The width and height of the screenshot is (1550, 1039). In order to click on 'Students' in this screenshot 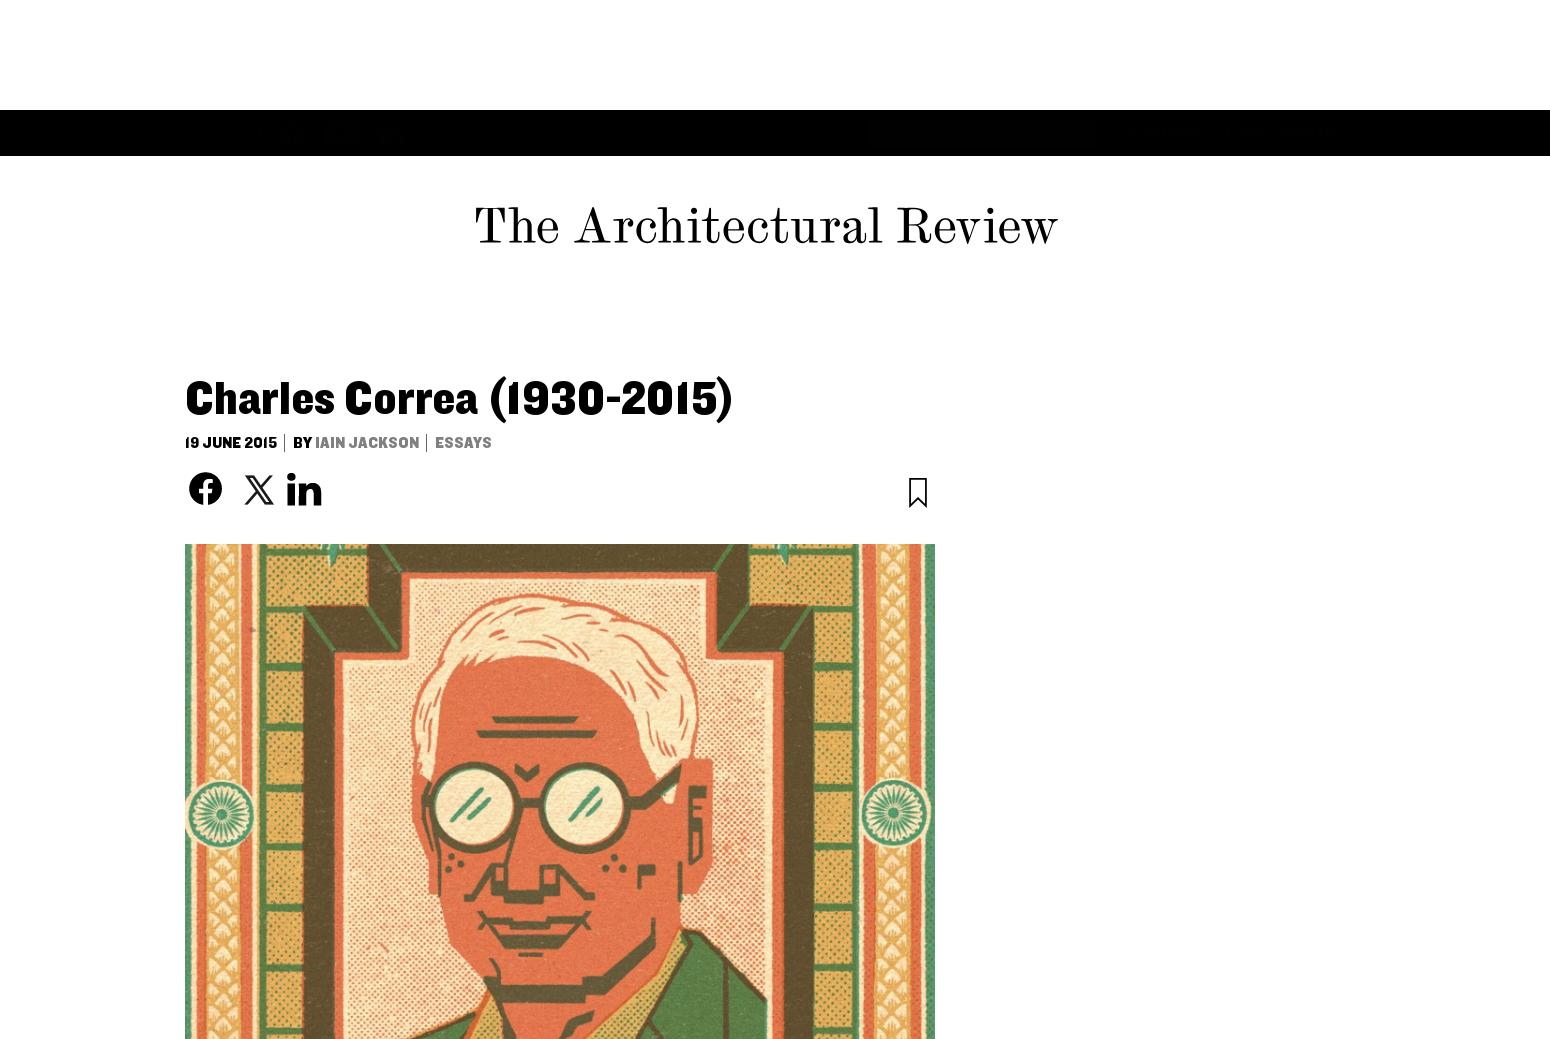, I will do `click(1085, 21)`.